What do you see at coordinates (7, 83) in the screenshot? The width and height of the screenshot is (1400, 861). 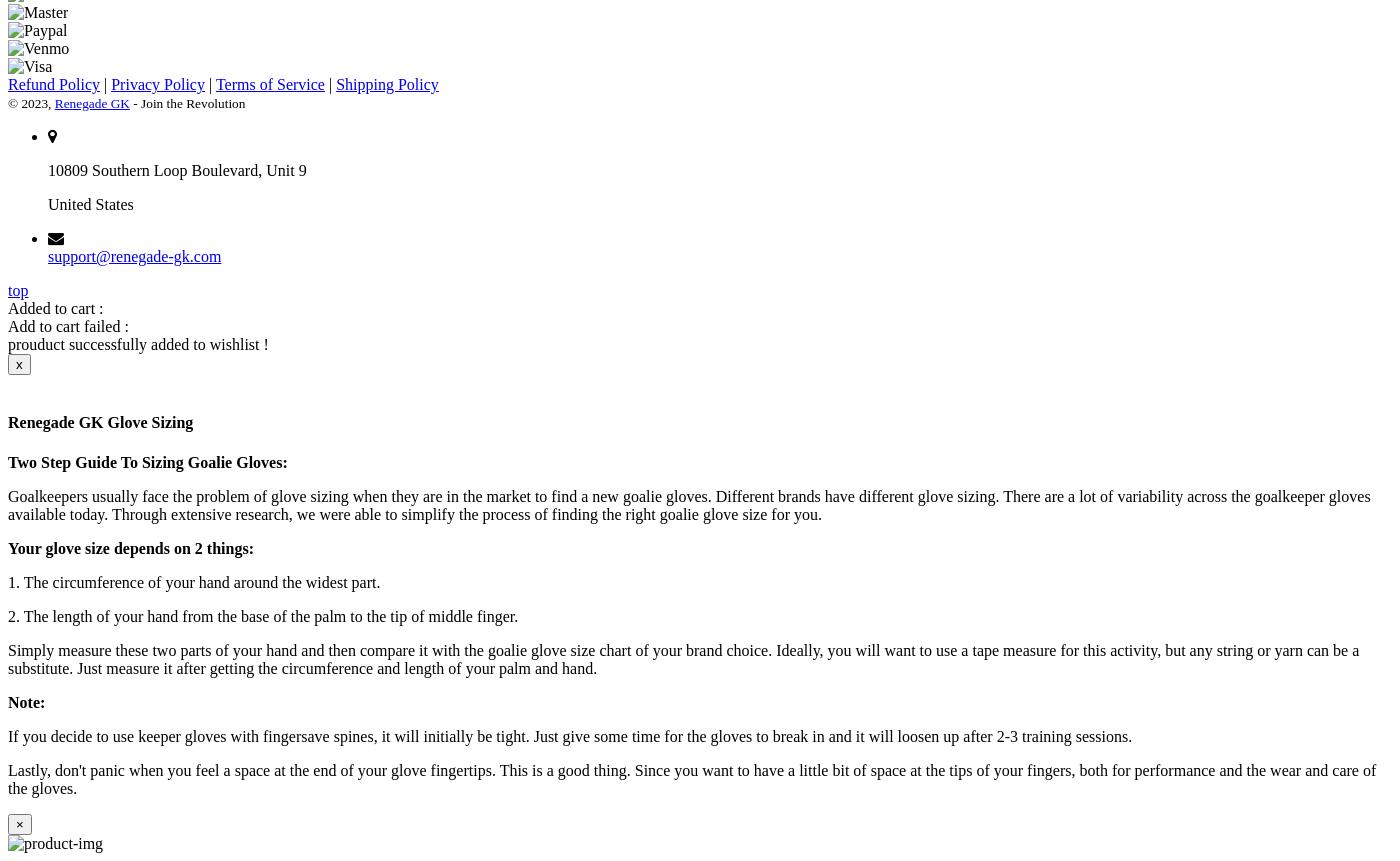 I see `'Refund Policy'` at bounding box center [7, 83].